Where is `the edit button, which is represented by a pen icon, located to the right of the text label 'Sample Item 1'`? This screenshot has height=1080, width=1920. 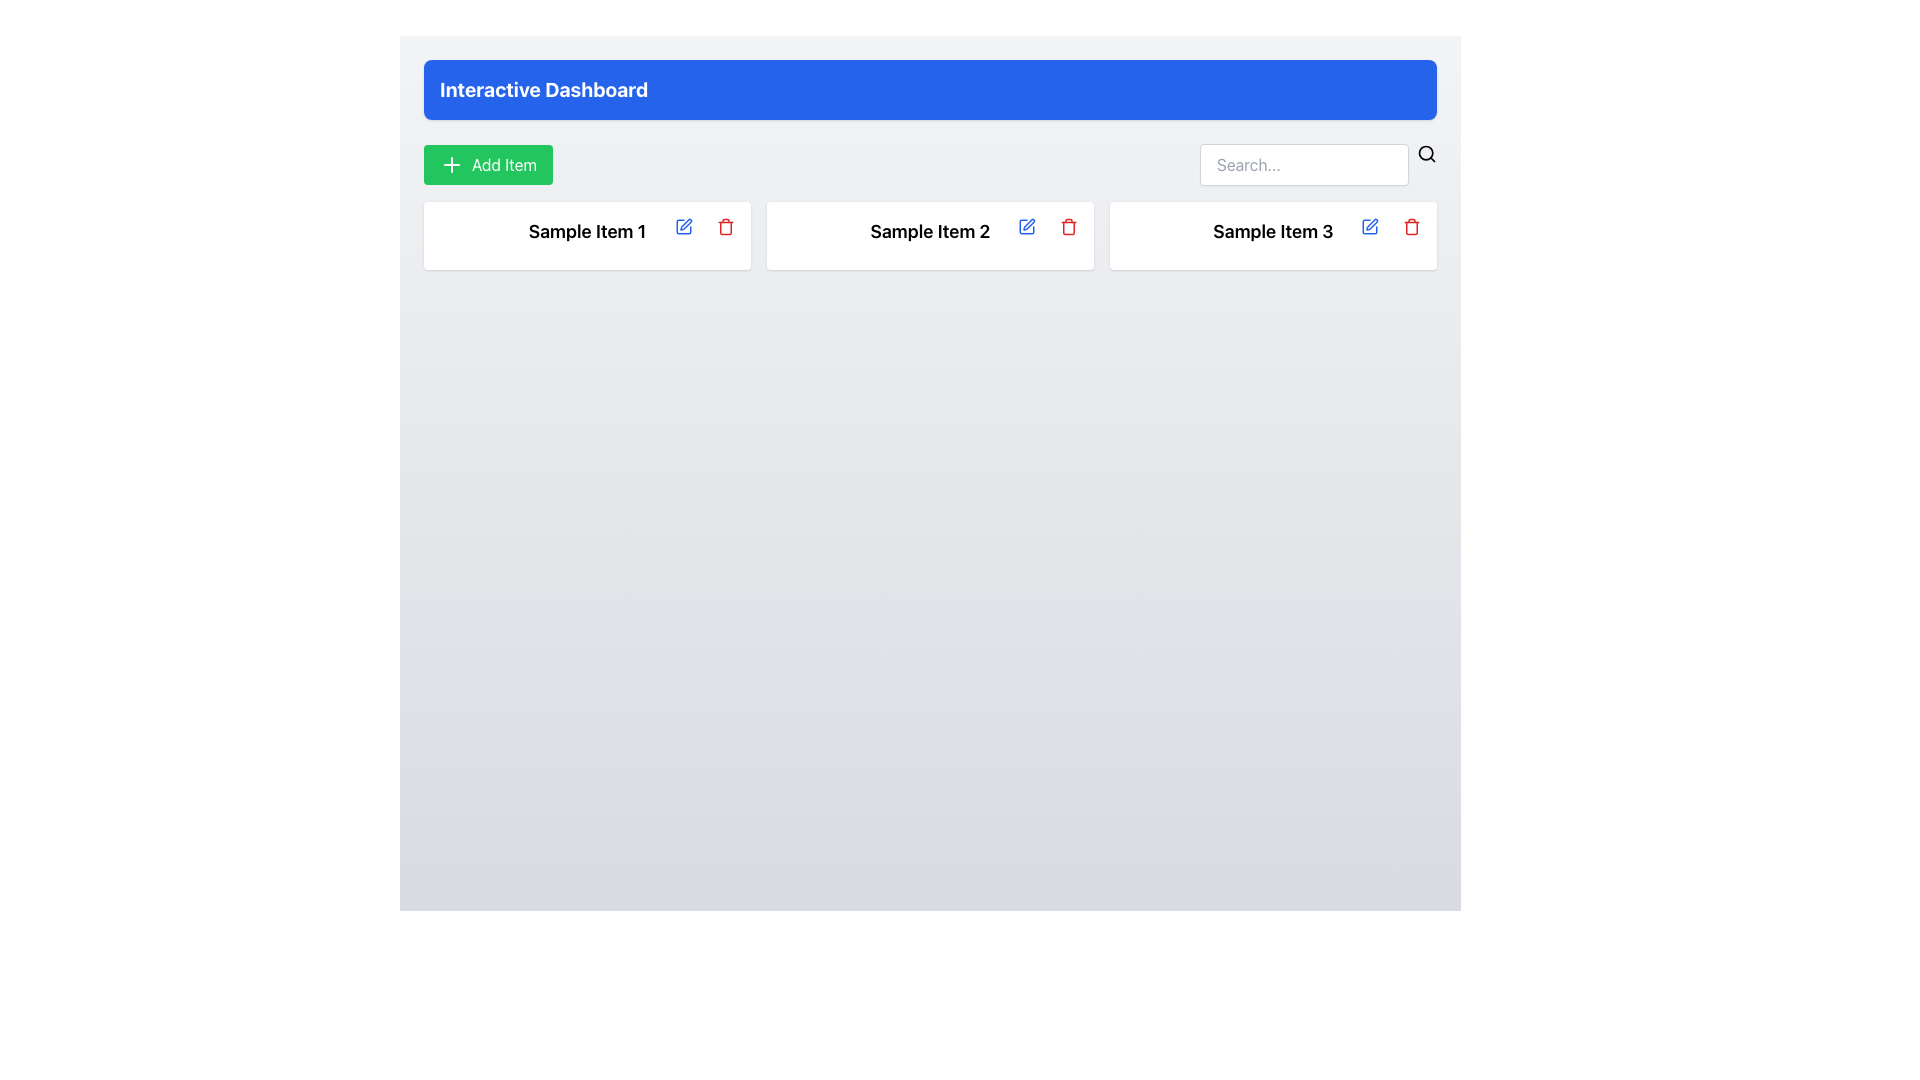 the edit button, which is represented by a pen icon, located to the right of the text label 'Sample Item 1' is located at coordinates (684, 226).